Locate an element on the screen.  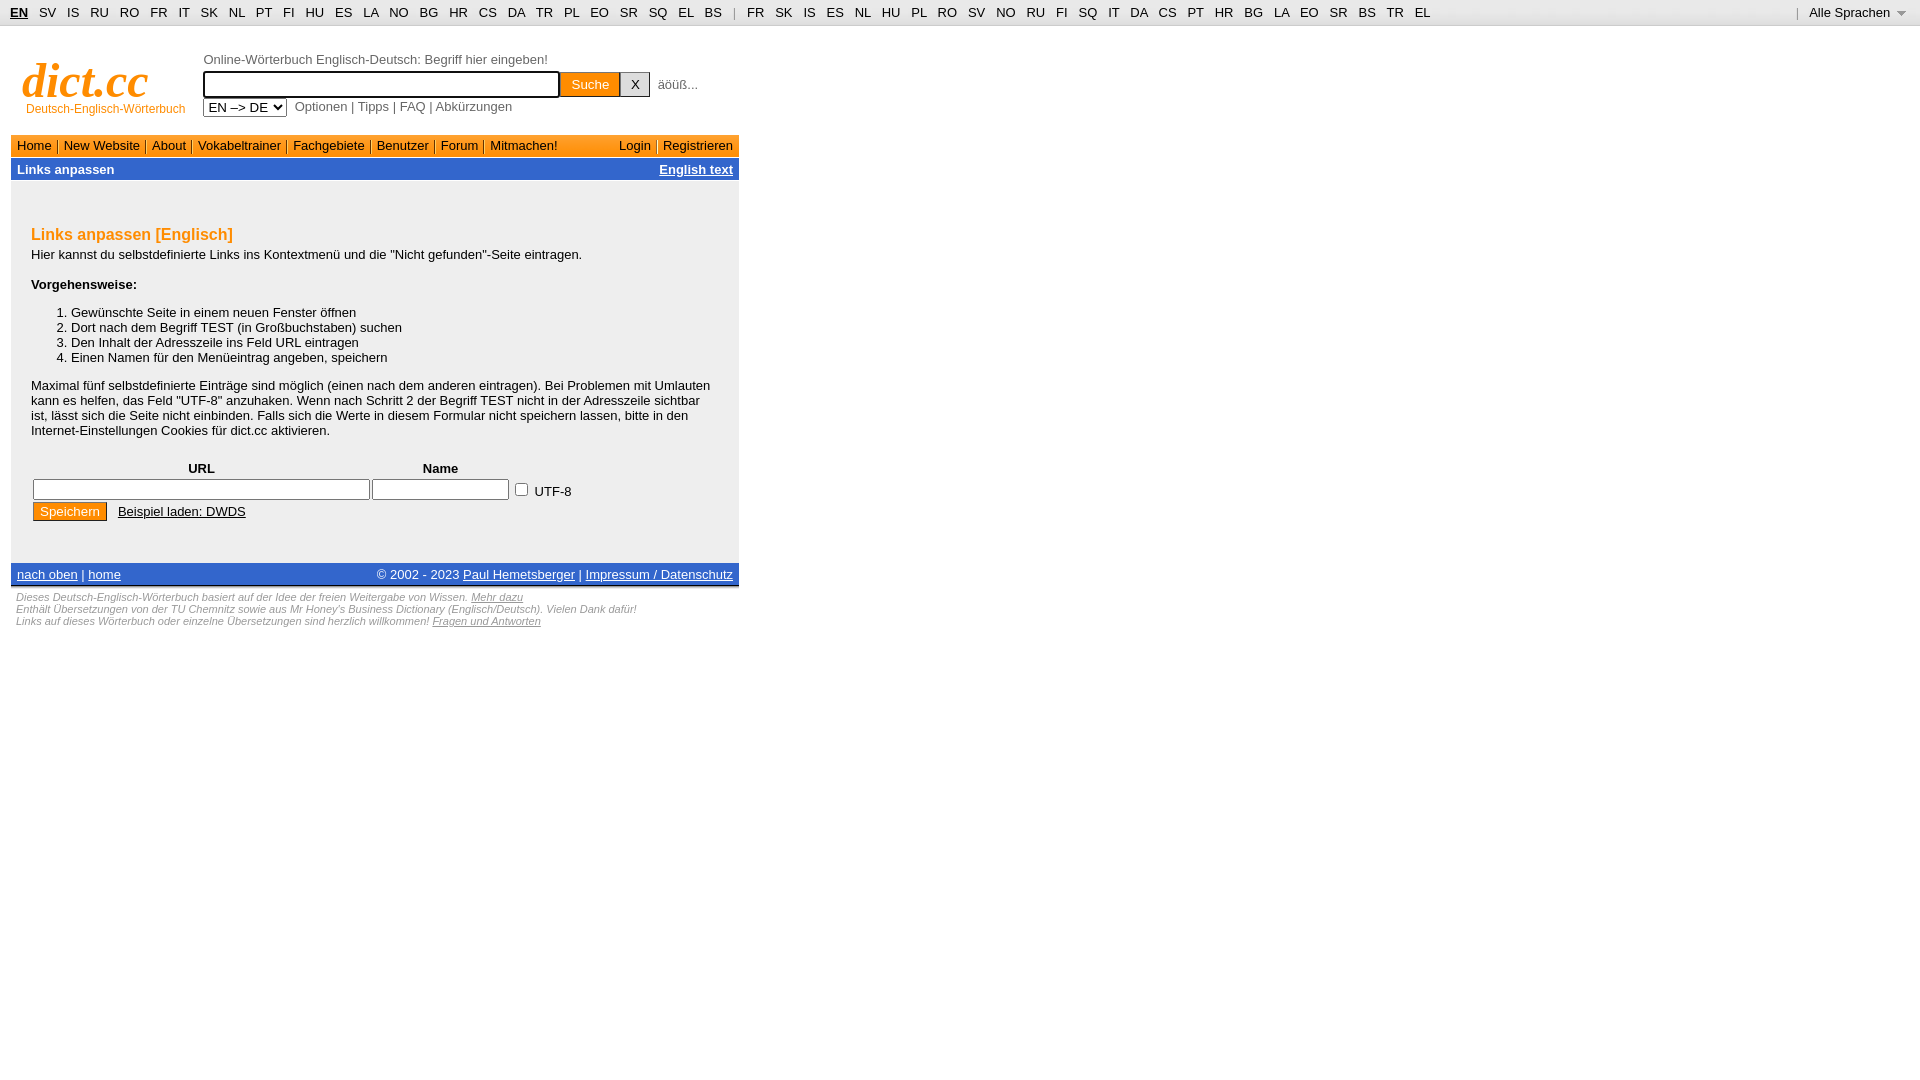
'Mehr dazu' is located at coordinates (497, 596).